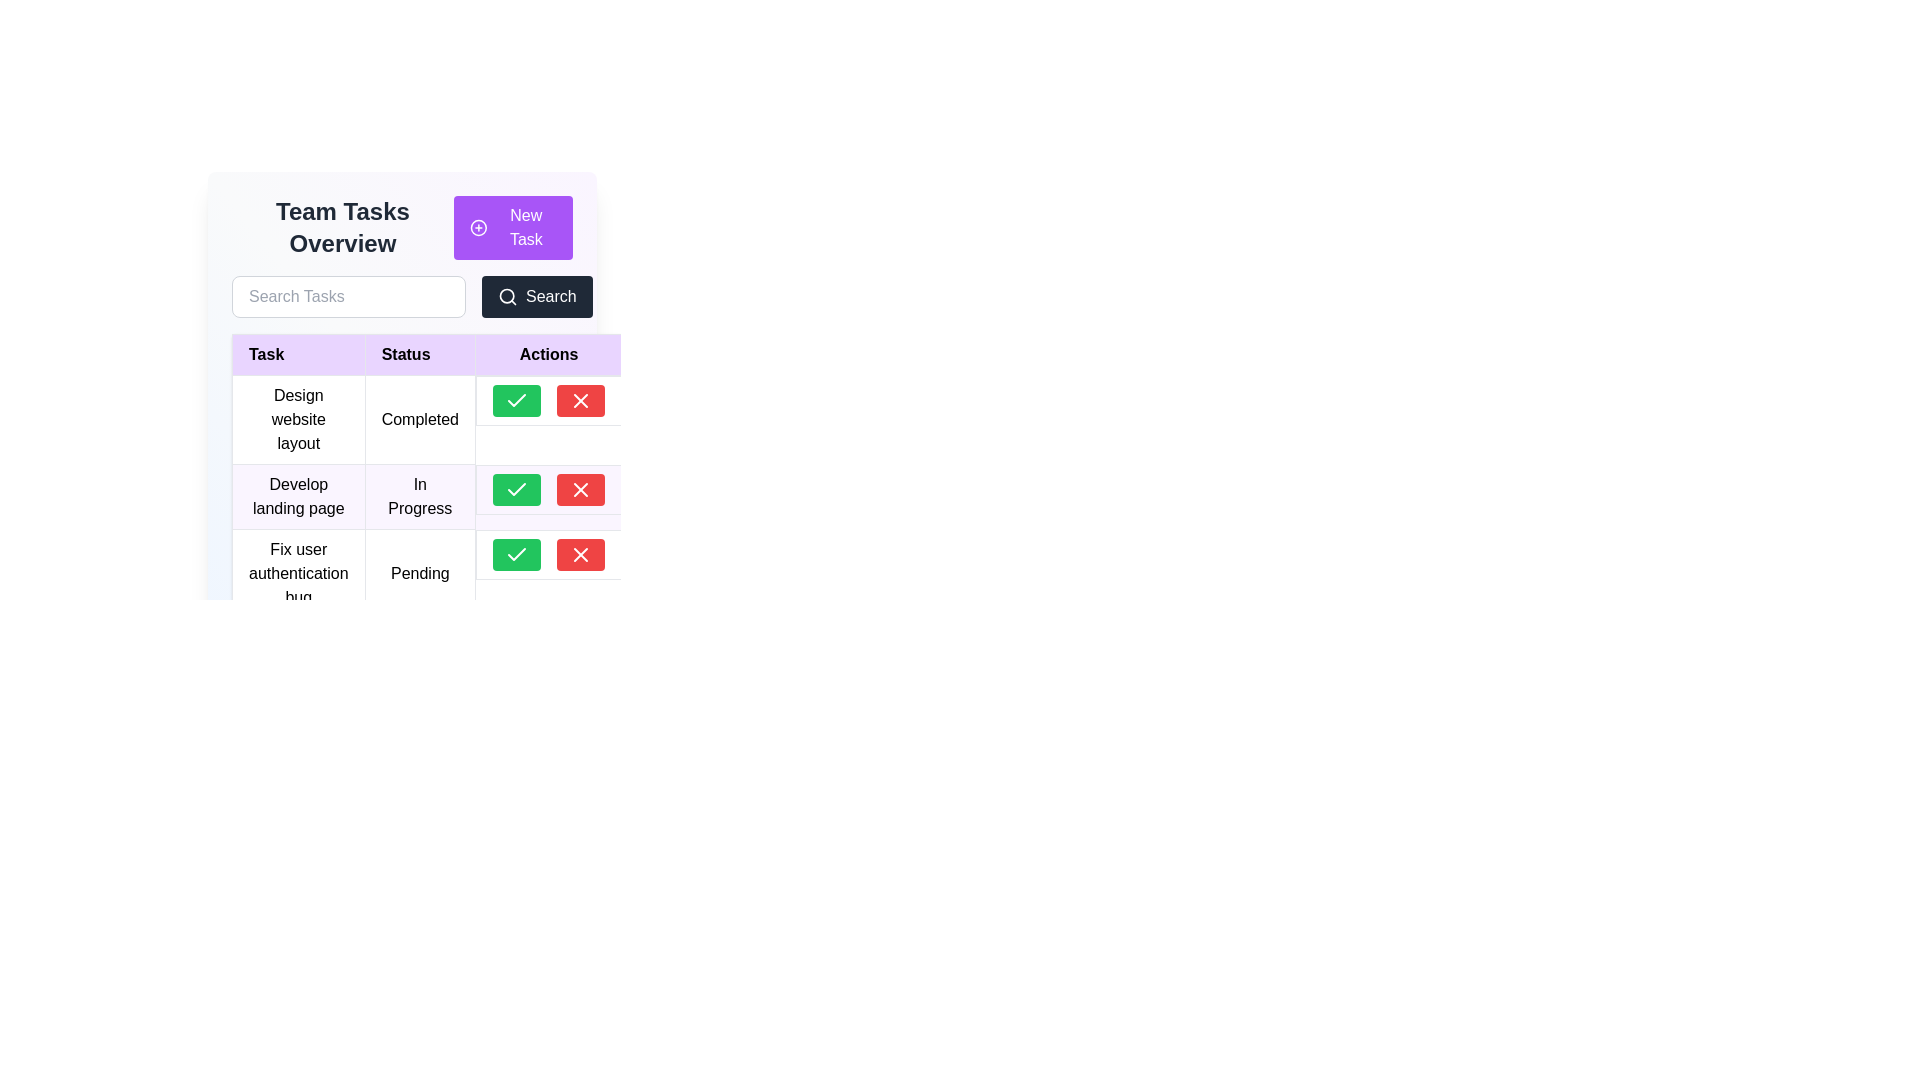 This screenshot has width=1920, height=1080. Describe the element at coordinates (579, 401) in the screenshot. I see `the delete icon in the Actions column of the table for the task 'Design website layout'` at that location.